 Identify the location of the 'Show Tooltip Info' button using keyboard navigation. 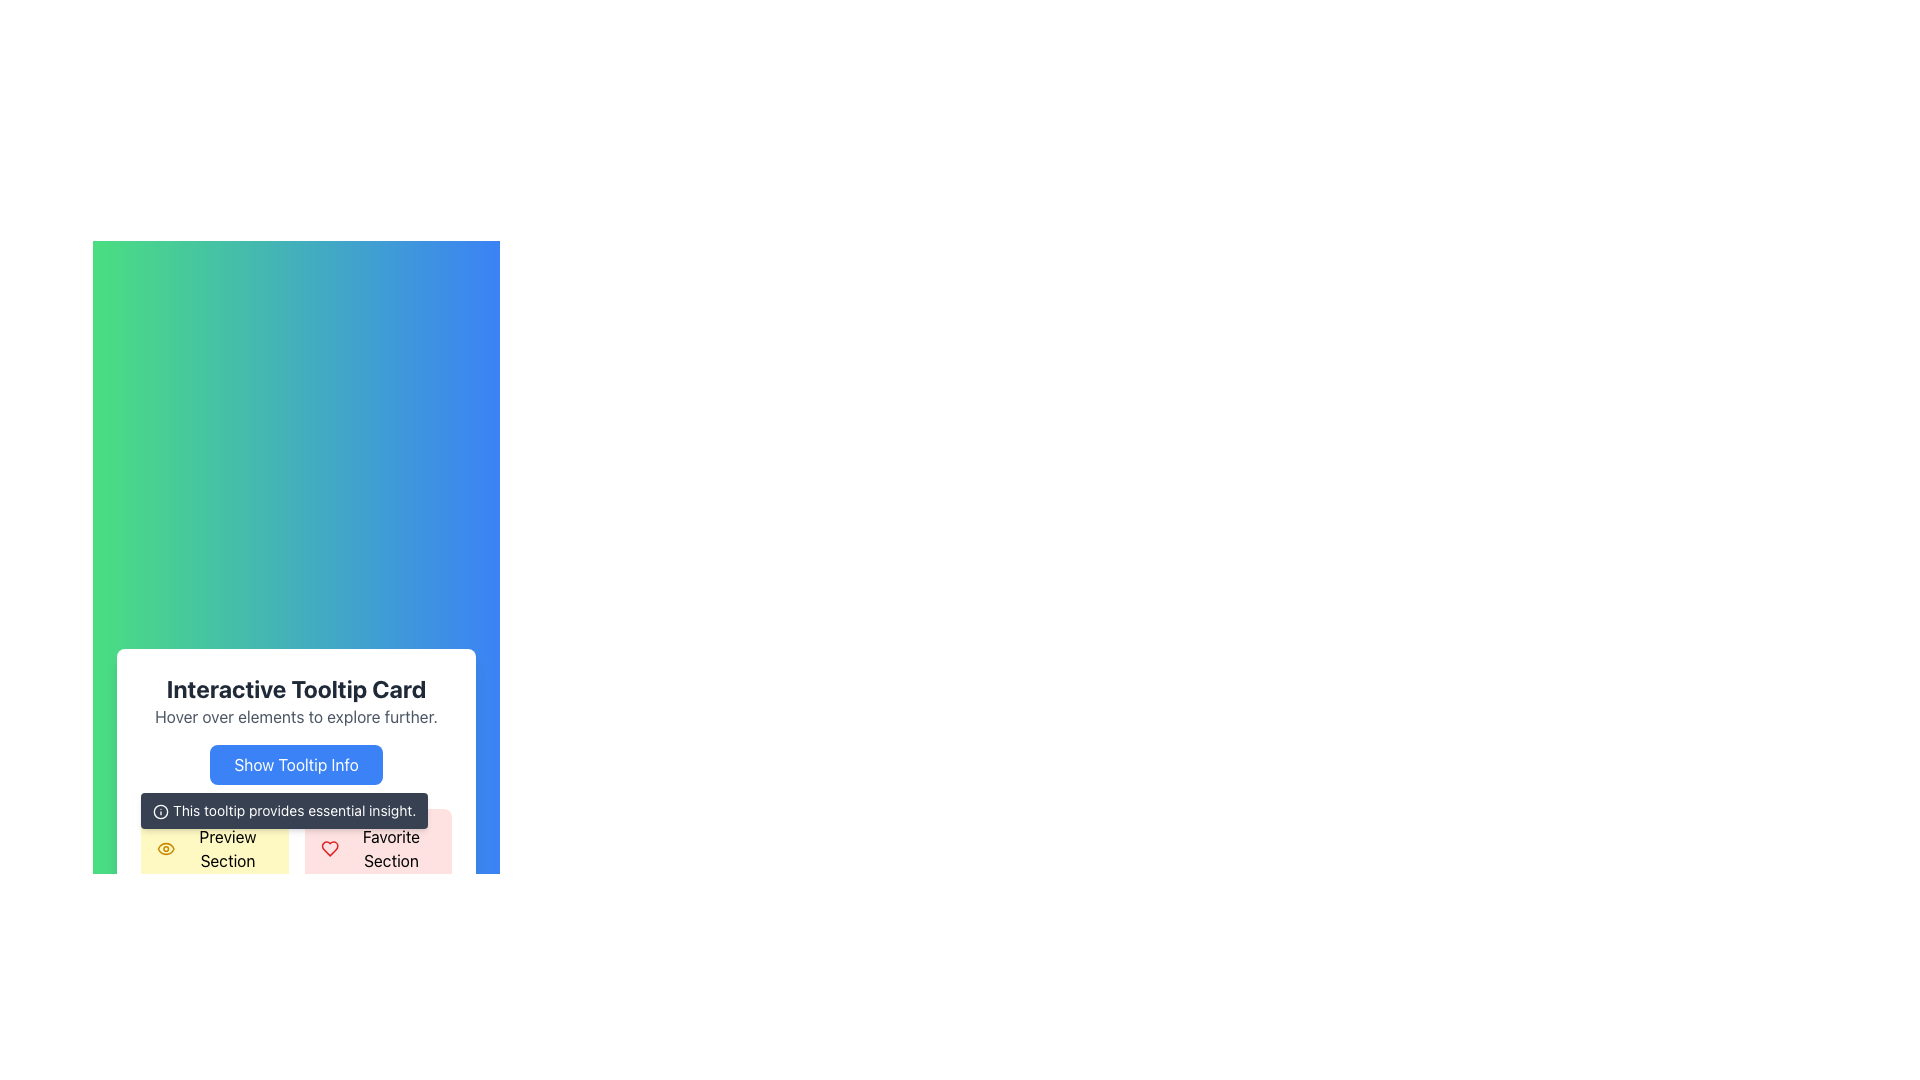
(295, 764).